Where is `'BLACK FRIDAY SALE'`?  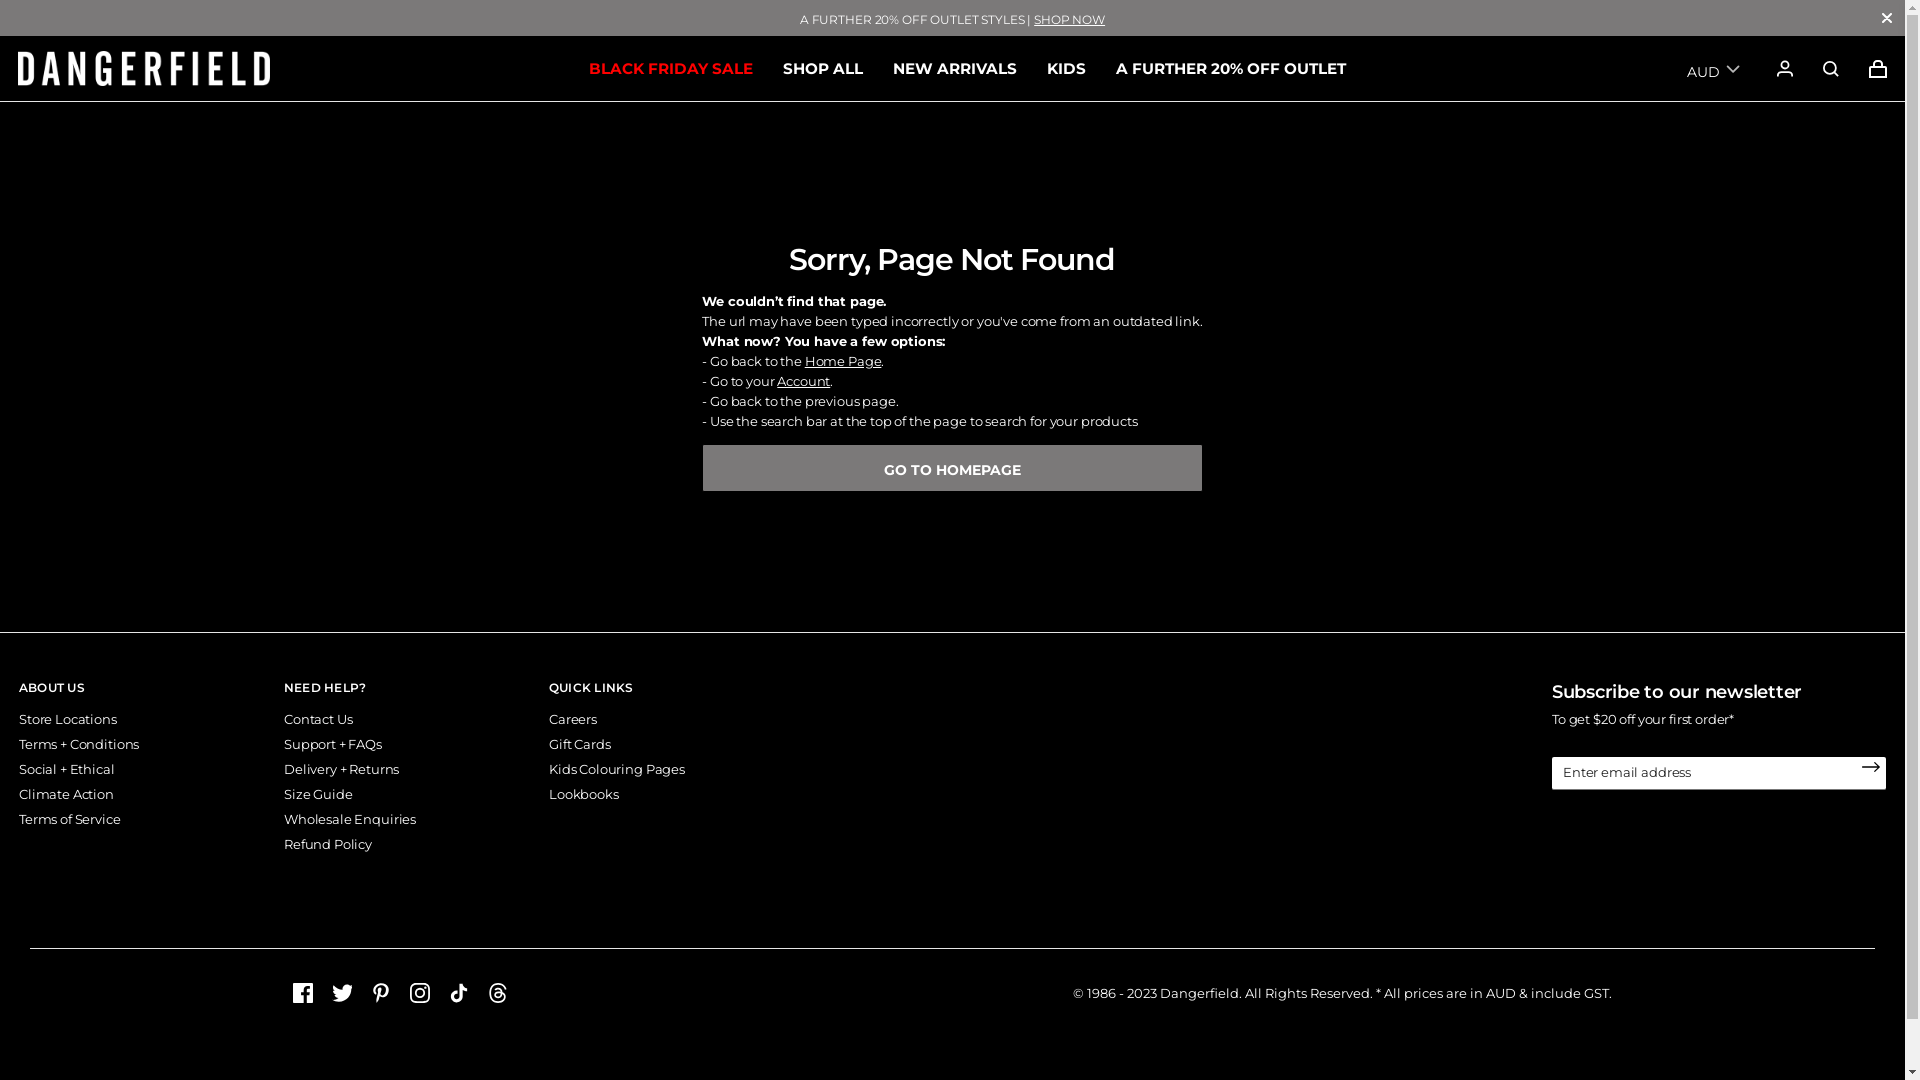
'BLACK FRIDAY SALE' is located at coordinates (670, 67).